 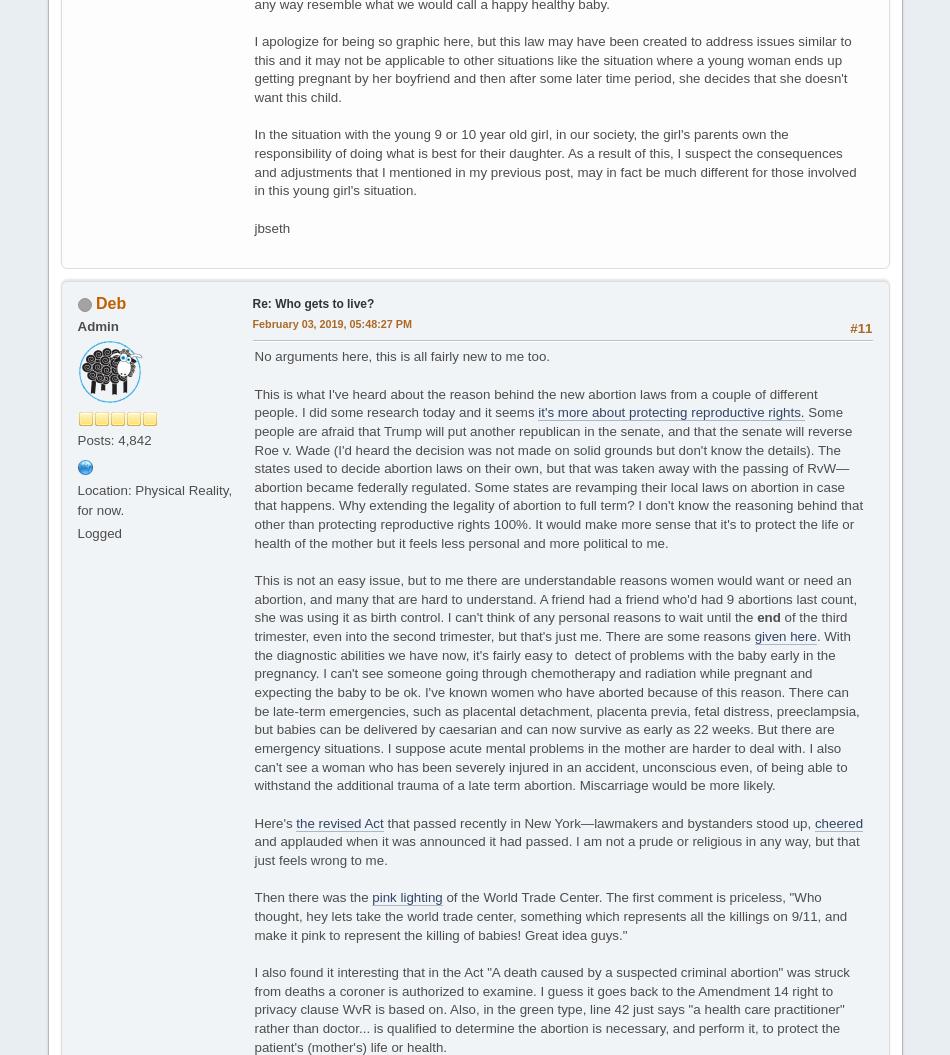 What do you see at coordinates (837, 822) in the screenshot?
I see `'cheered'` at bounding box center [837, 822].